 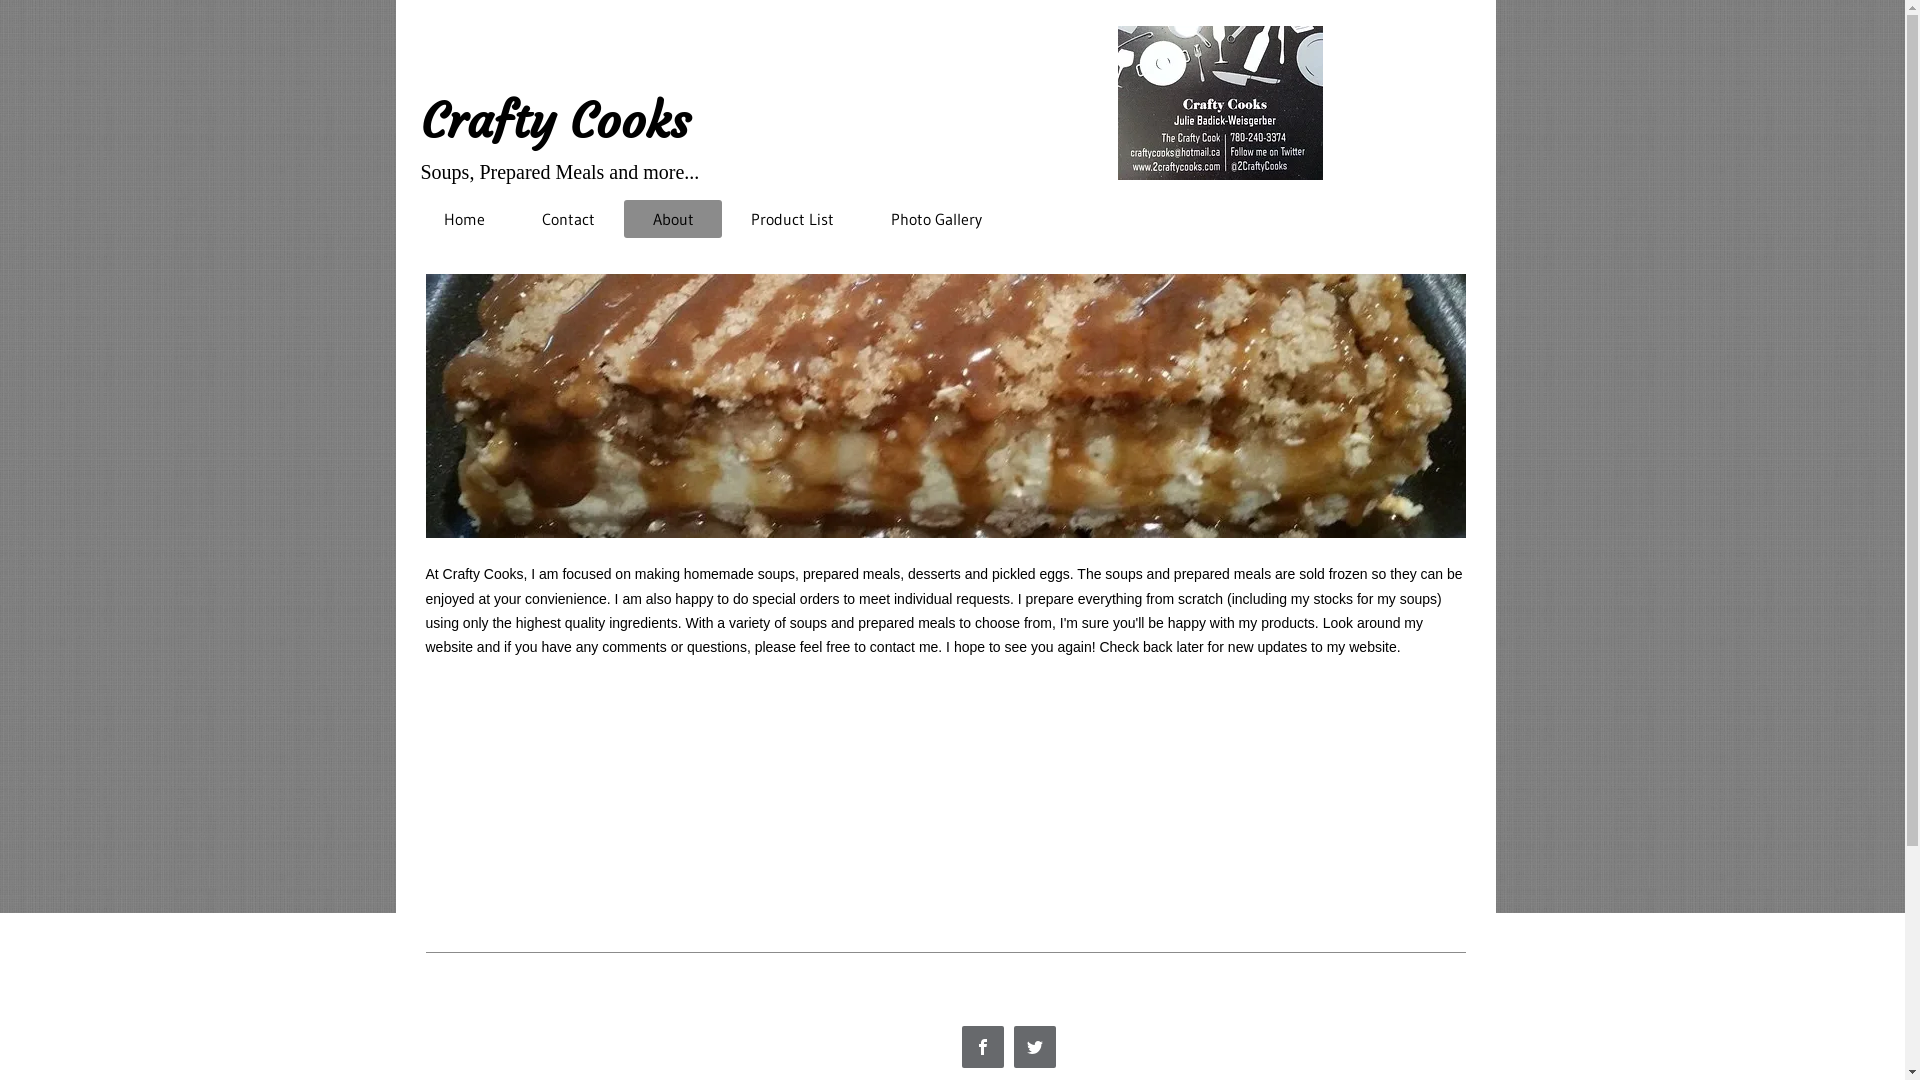 I want to click on 'Home', so click(x=464, y=219).